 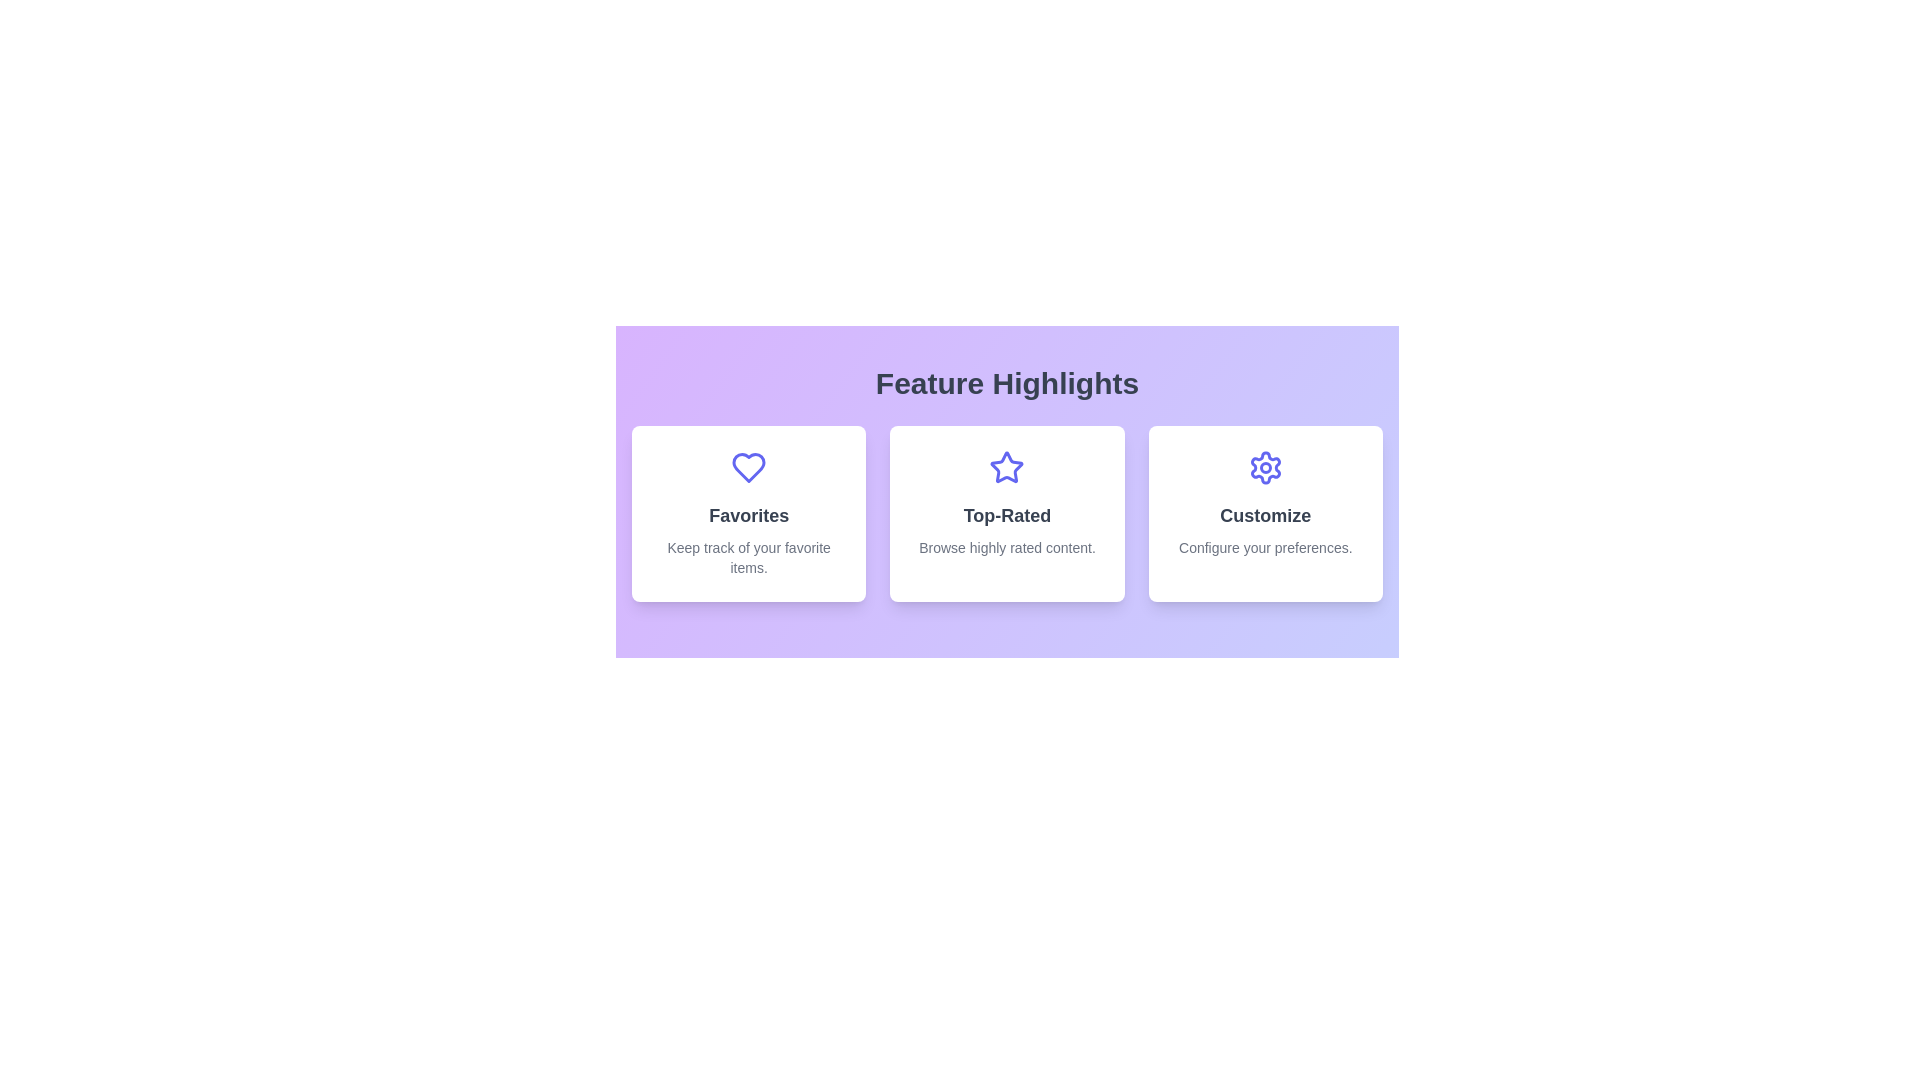 I want to click on text label that says 'Configure your preferences.' which is styled in a small-sized, gray font and located below the 'Customize' heading within the 'Customize' card, so click(x=1264, y=547).